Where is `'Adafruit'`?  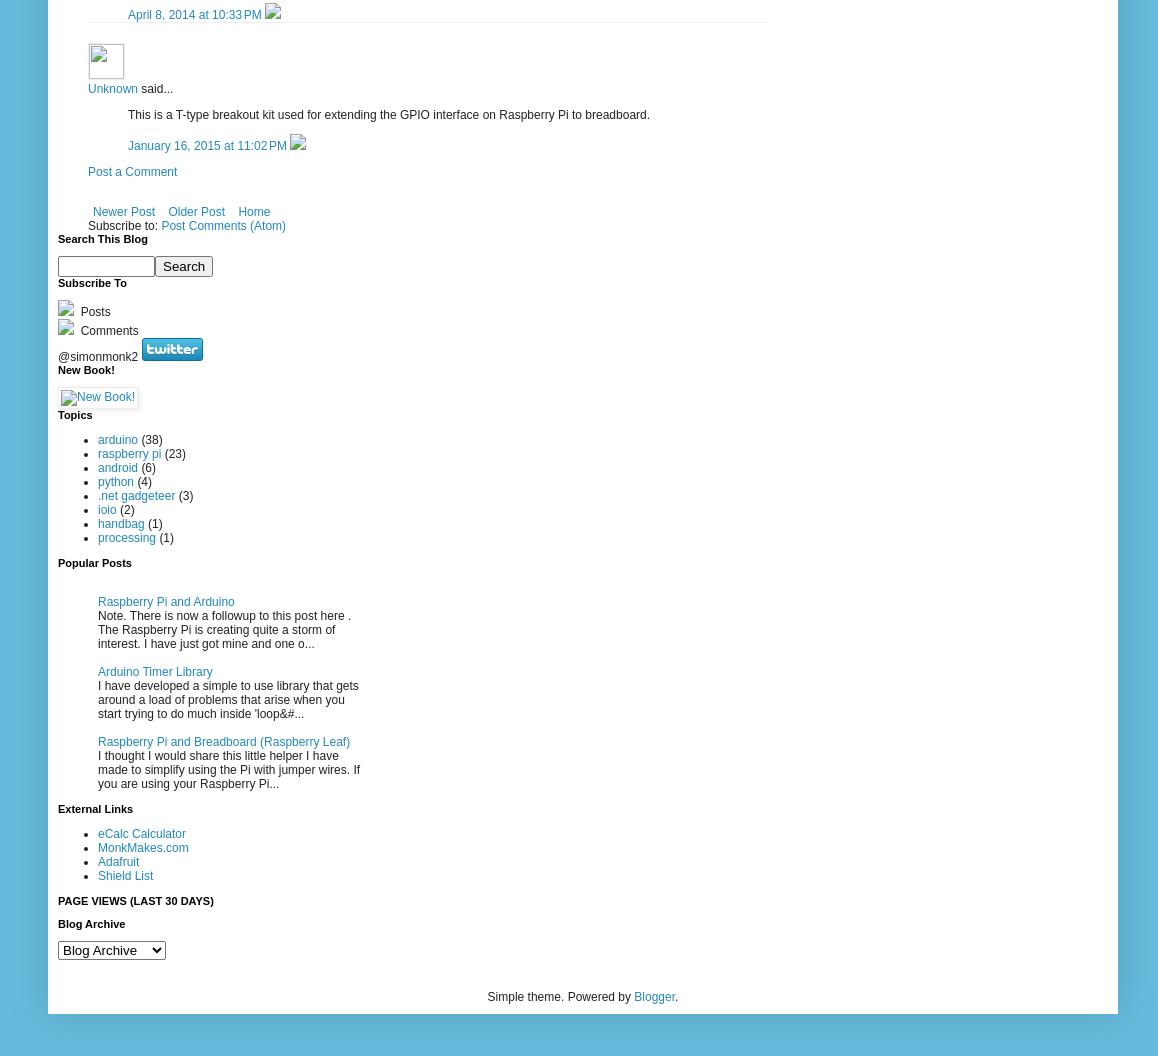
'Adafruit' is located at coordinates (117, 859).